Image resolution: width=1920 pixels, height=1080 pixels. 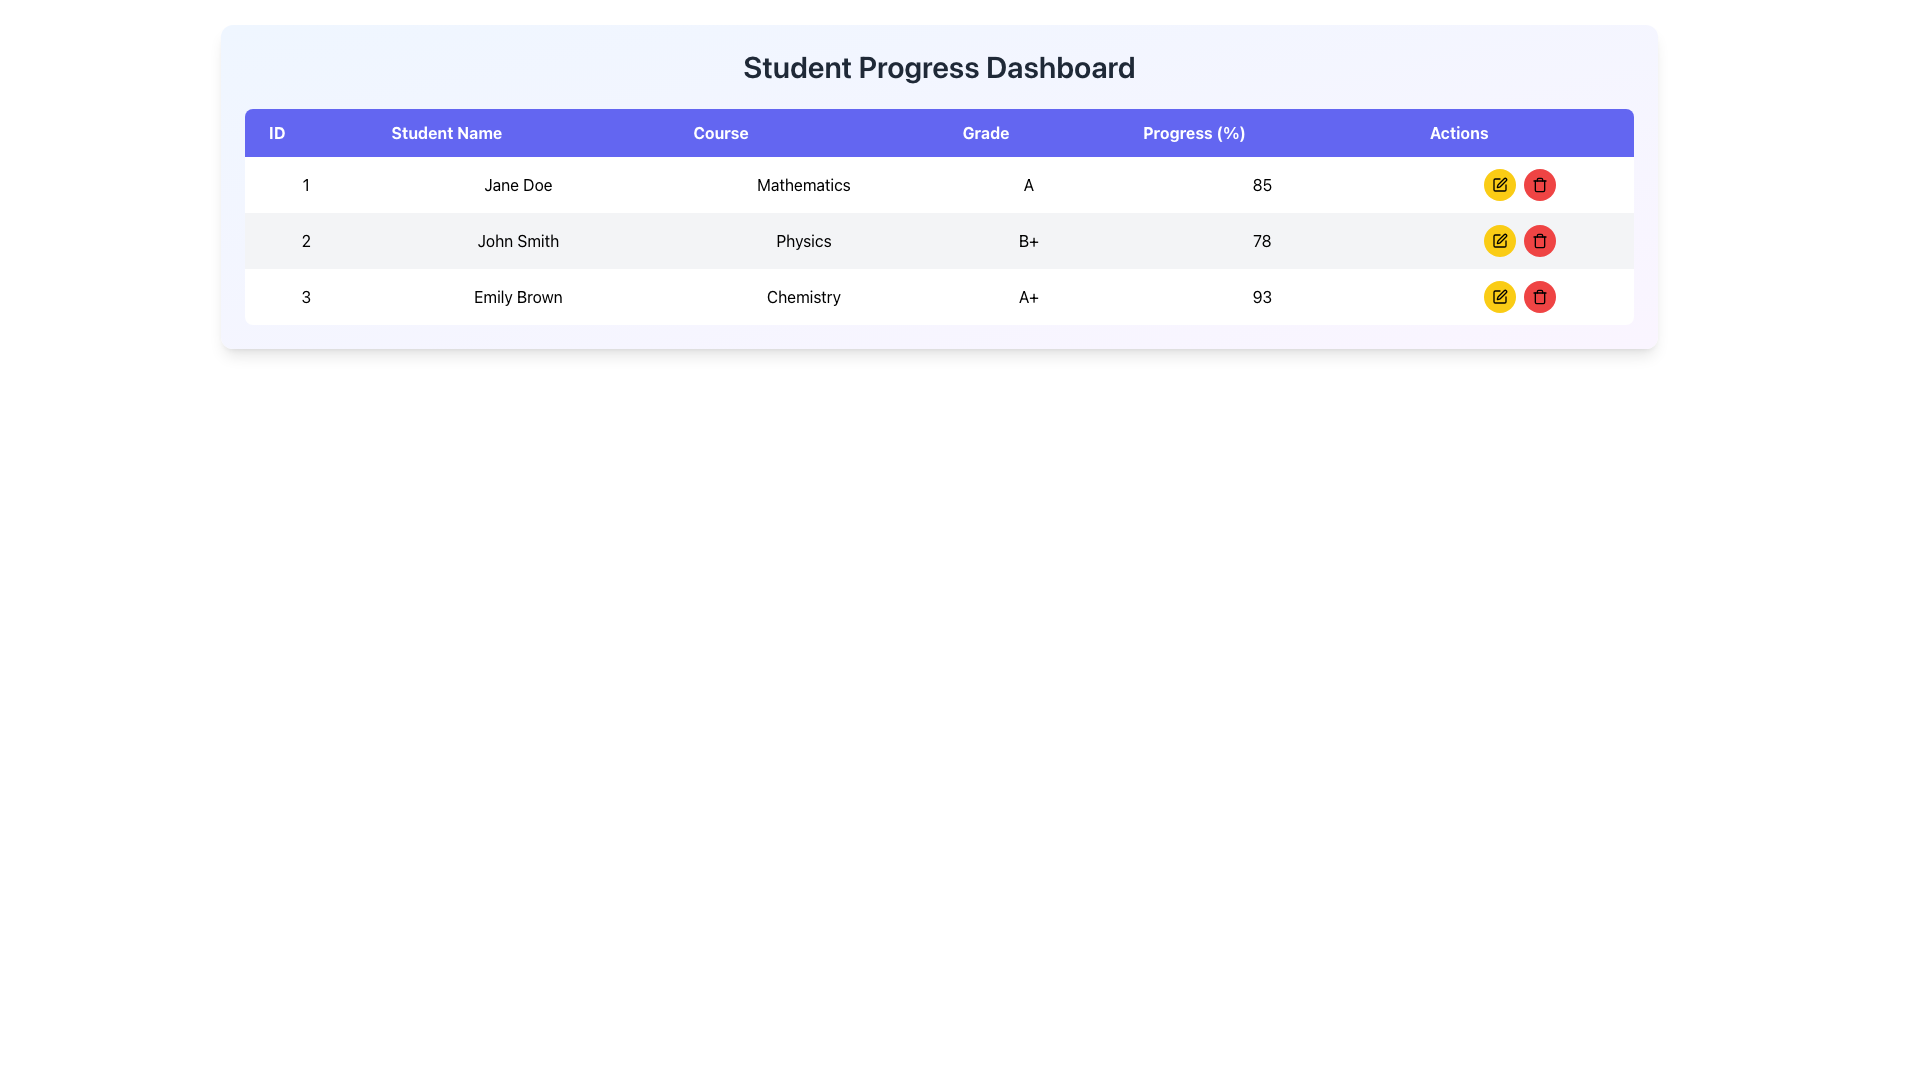 I want to click on the delete icon button located in the 'Actions' column of the second row in the dashboard table, so click(x=1538, y=239).